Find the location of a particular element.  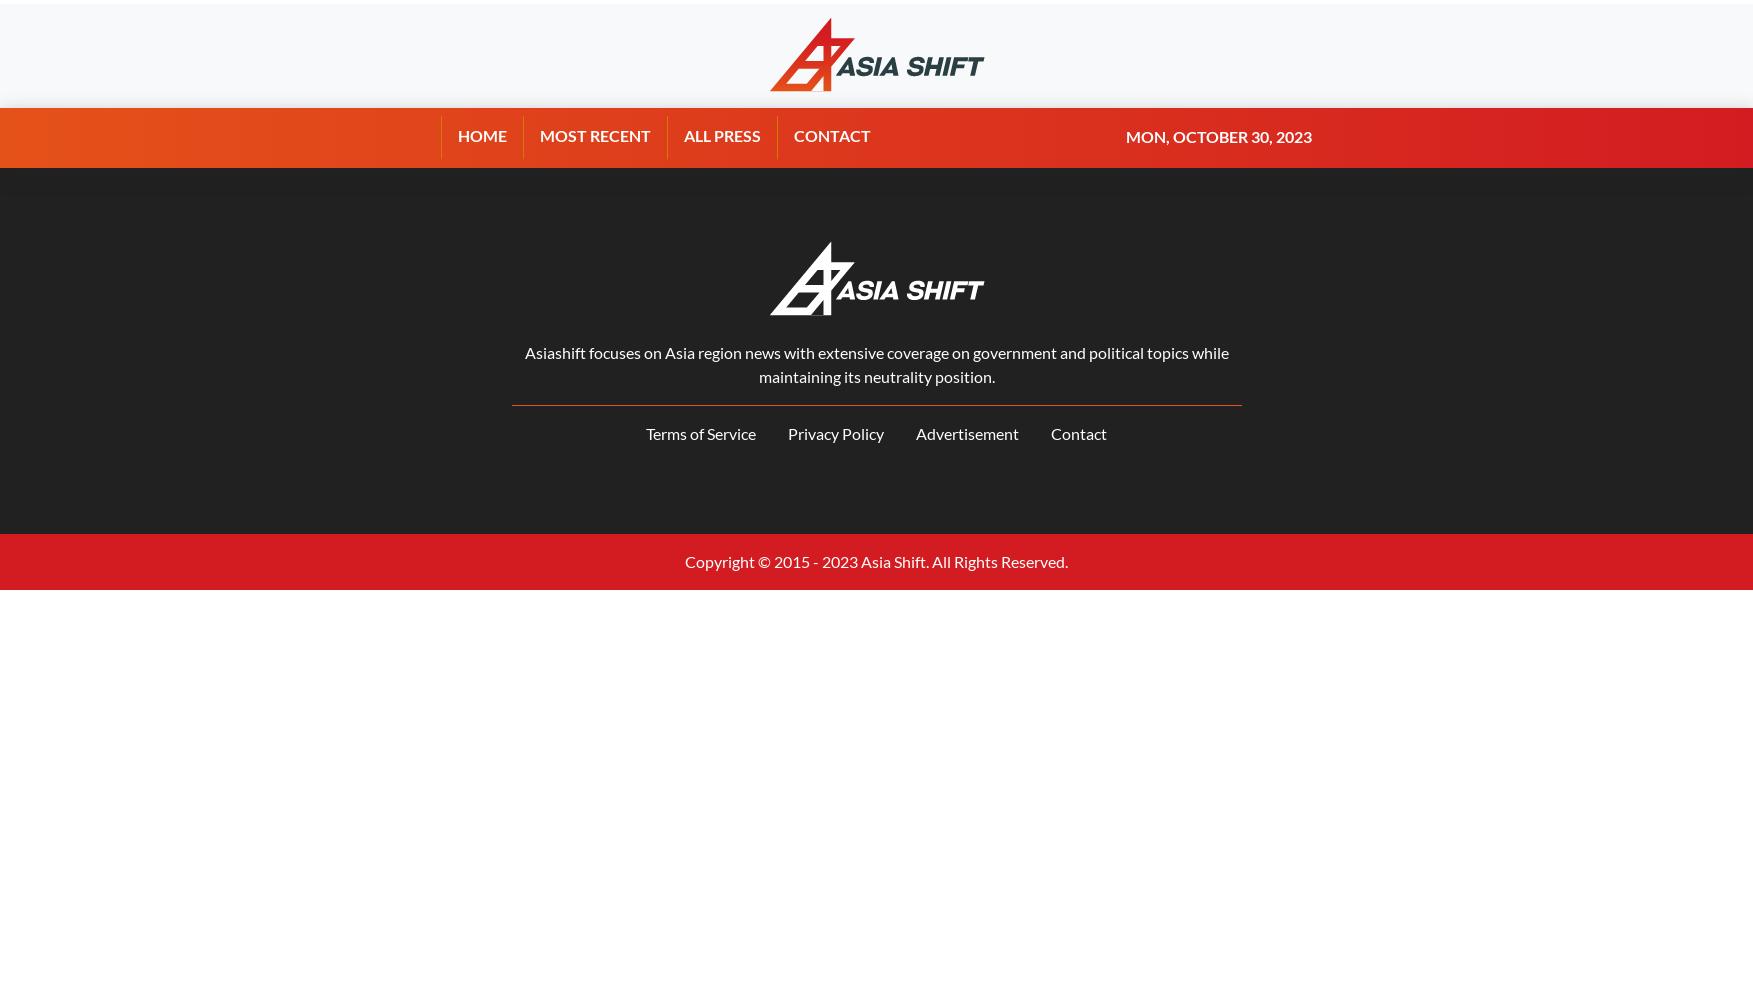

'CONTACT' is located at coordinates (832, 135).